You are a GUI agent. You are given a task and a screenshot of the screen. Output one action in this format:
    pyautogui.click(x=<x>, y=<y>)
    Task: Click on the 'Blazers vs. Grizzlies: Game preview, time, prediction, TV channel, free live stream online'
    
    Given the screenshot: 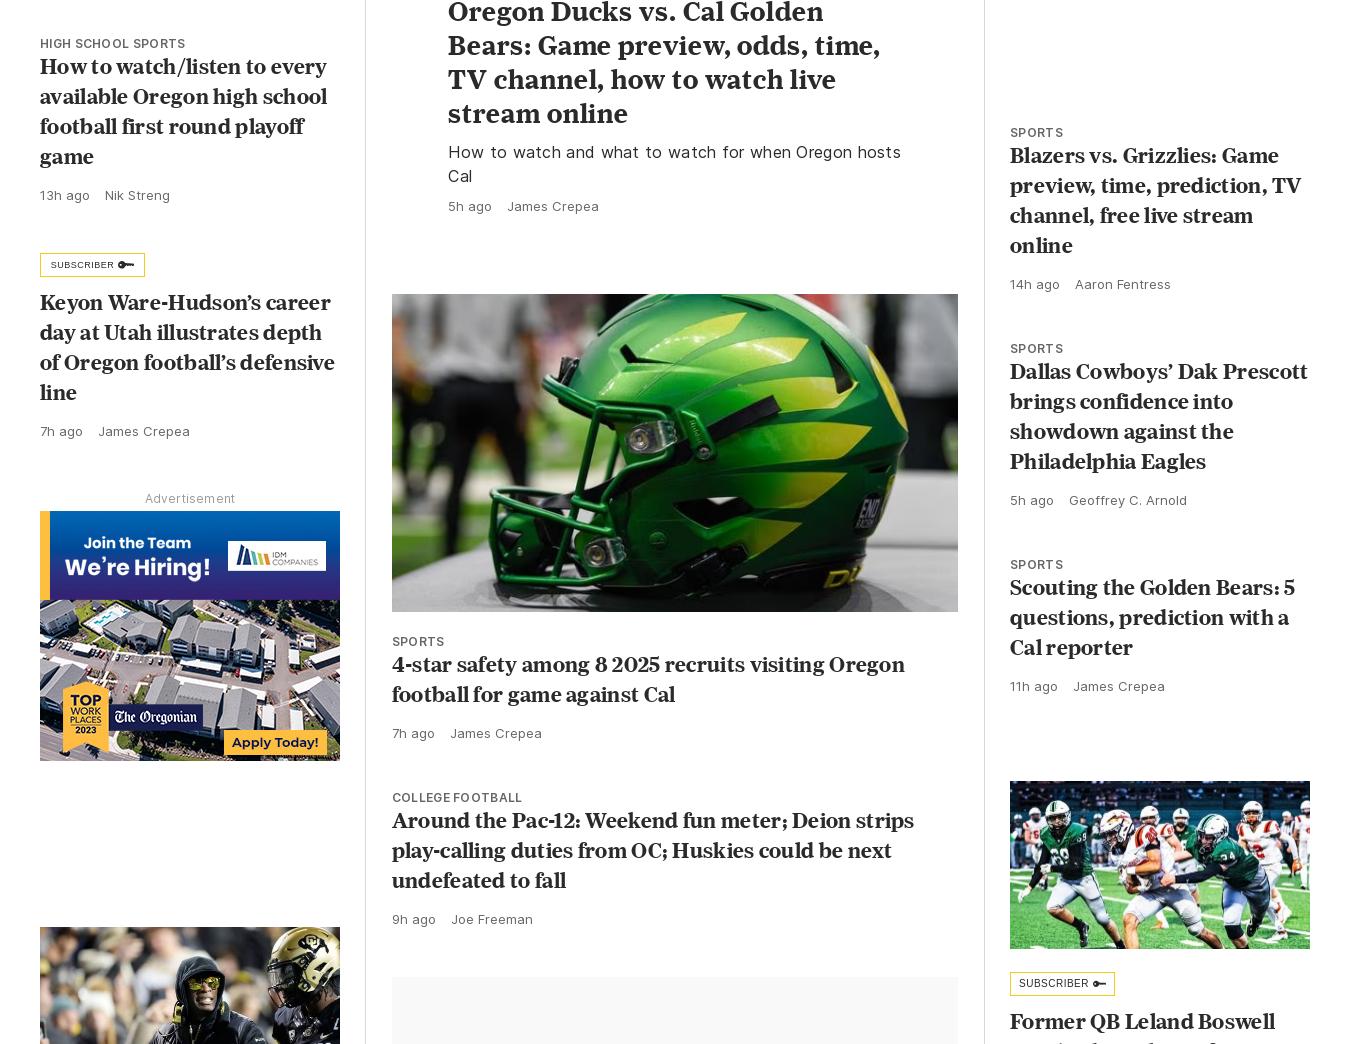 What is the action you would take?
    pyautogui.click(x=1008, y=217)
    